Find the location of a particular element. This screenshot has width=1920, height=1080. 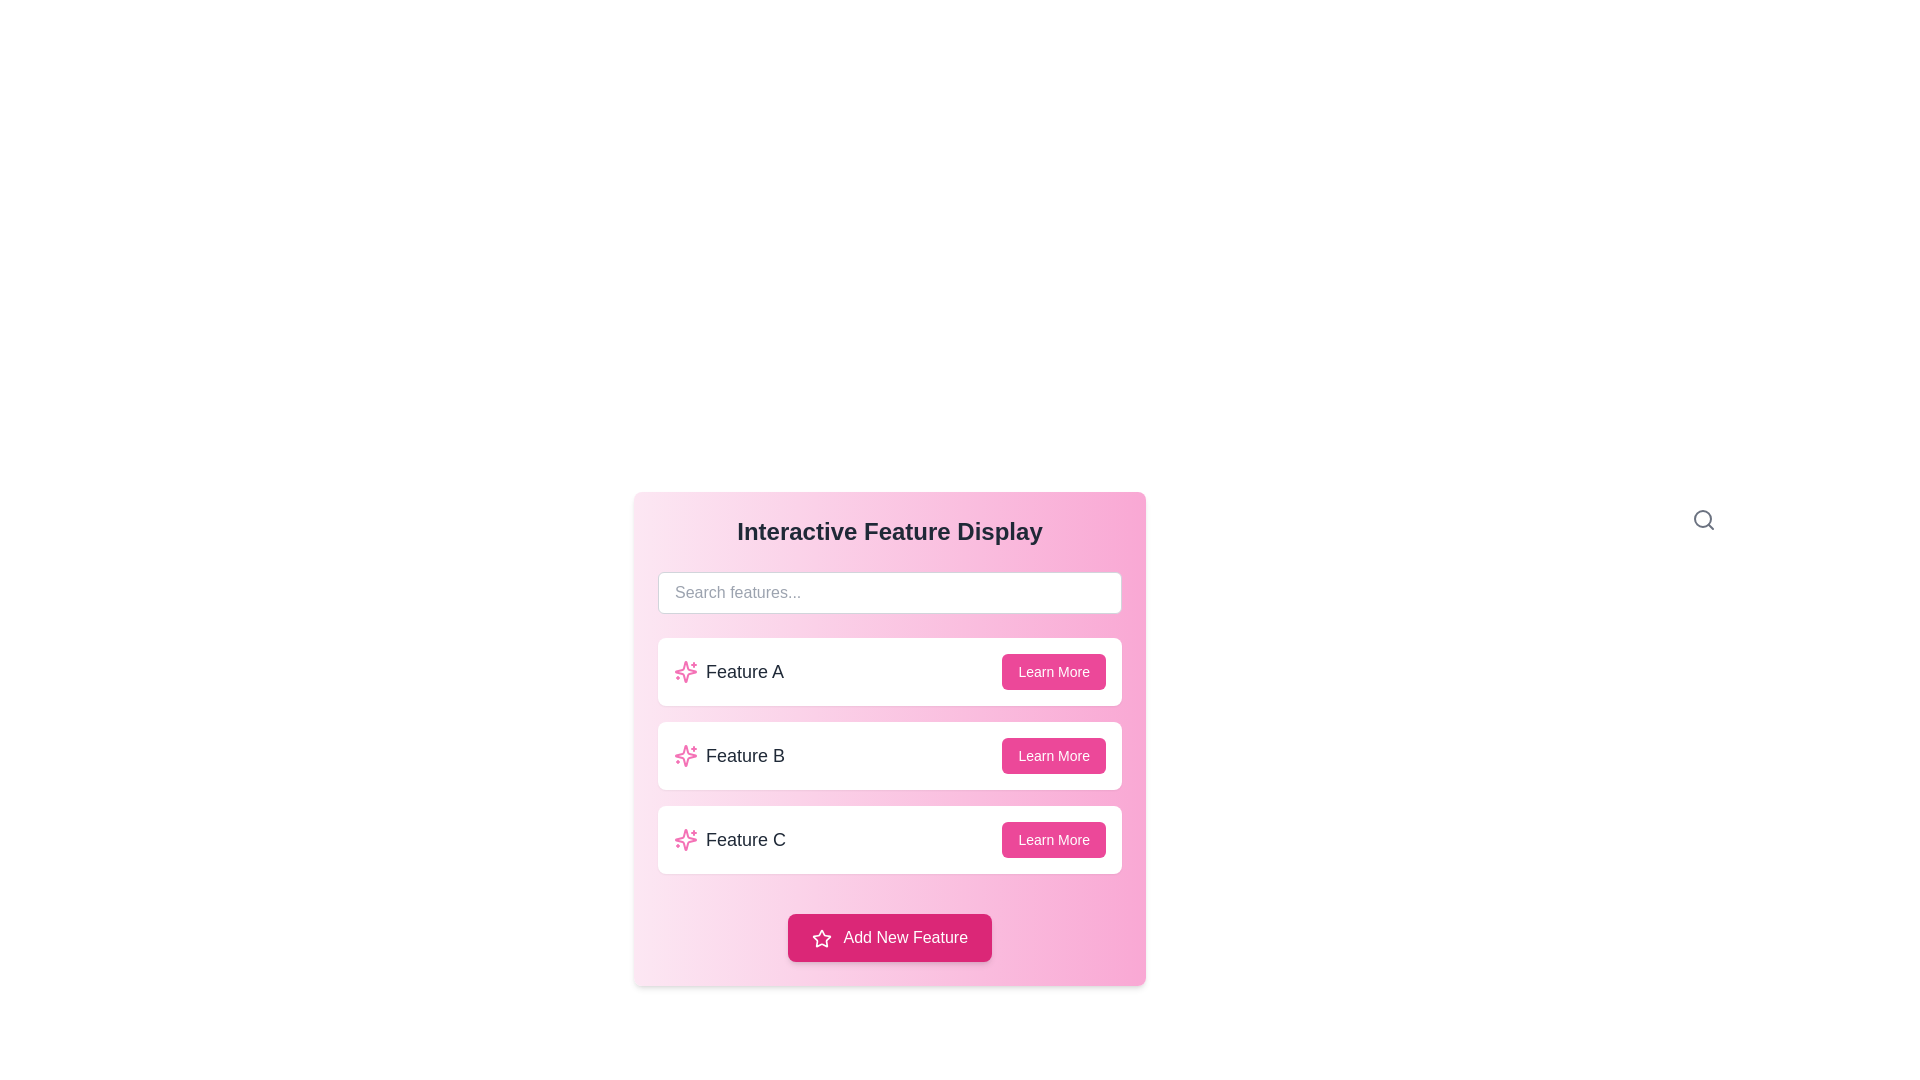

the pink decorative icon resembling sparkles located to the left of the text 'Feature A' is located at coordinates (686, 671).